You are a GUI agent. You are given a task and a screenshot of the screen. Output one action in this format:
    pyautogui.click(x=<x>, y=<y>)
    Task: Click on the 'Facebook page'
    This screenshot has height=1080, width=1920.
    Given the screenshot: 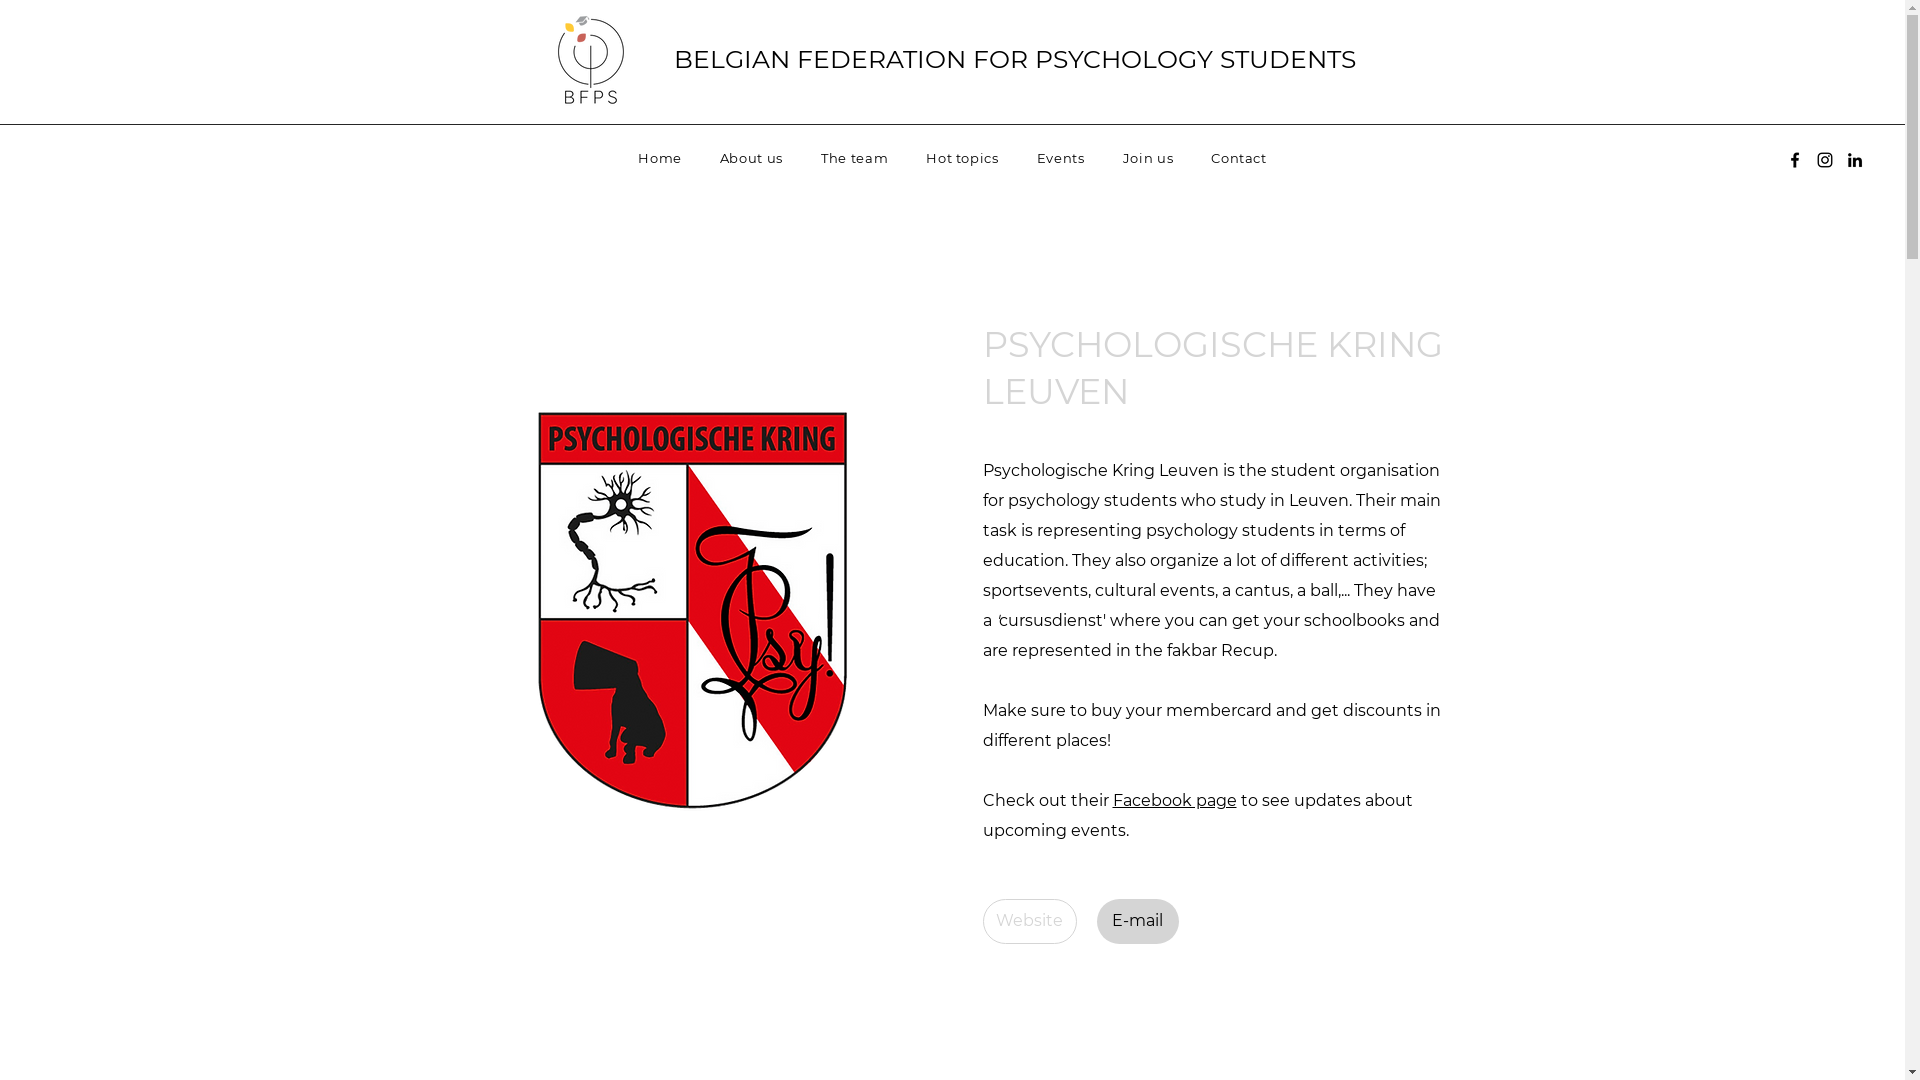 What is the action you would take?
    pyautogui.click(x=1174, y=799)
    